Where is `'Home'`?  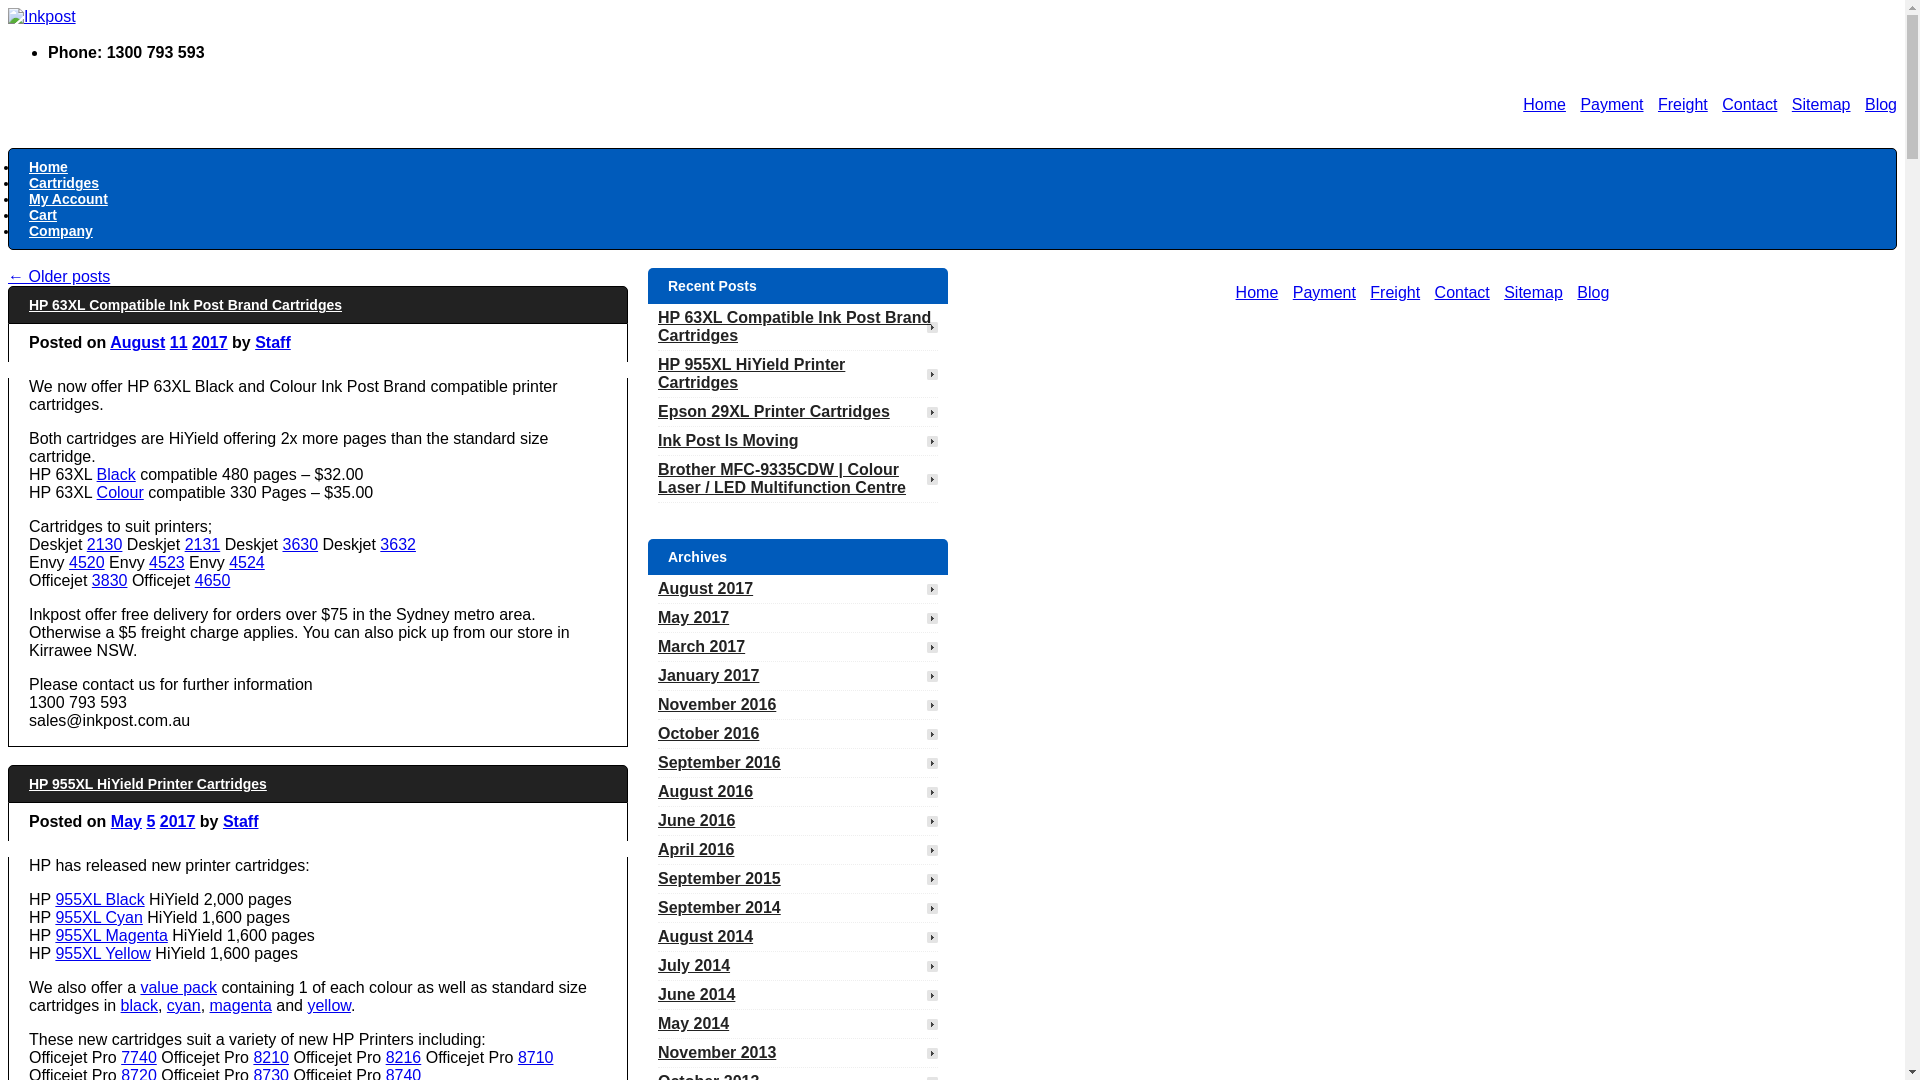 'Home' is located at coordinates (48, 165).